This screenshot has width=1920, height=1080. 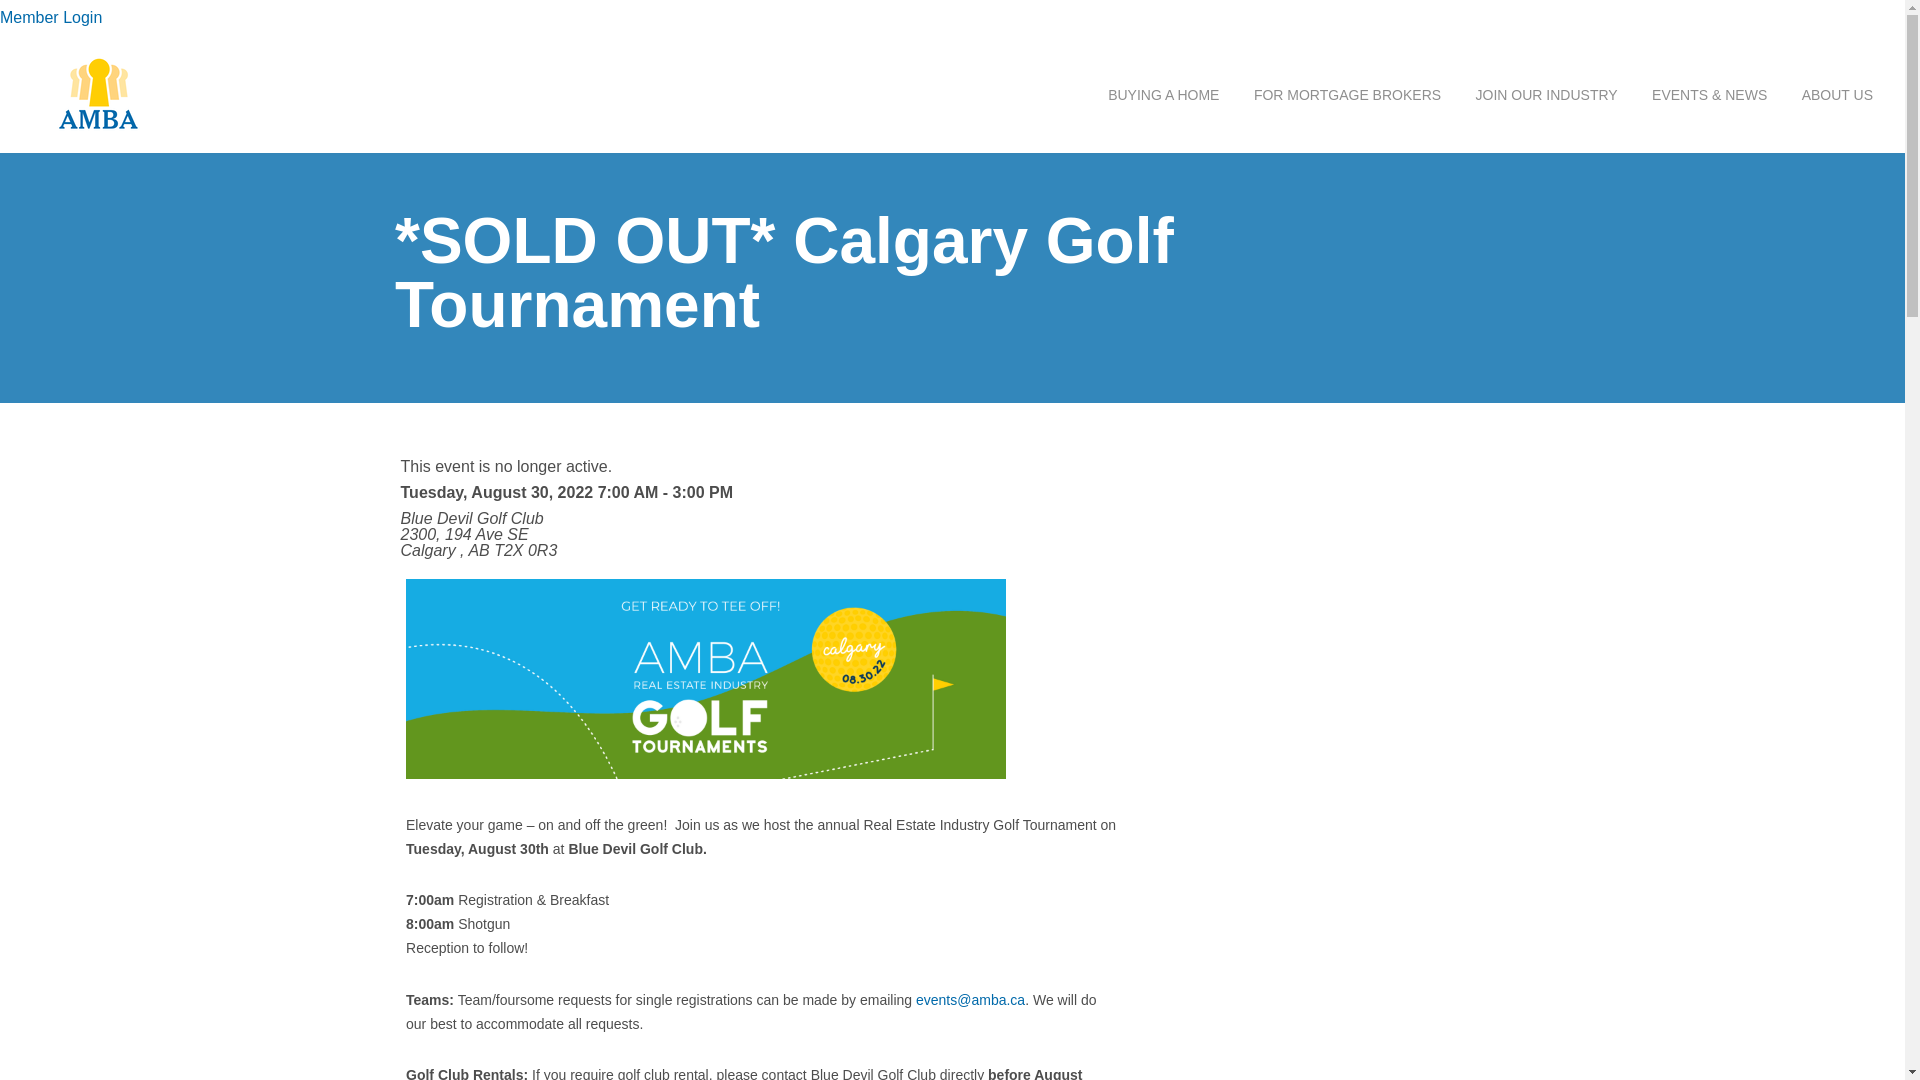 I want to click on 'FOR MORTGAGE BROKERS', so click(x=1347, y=95).